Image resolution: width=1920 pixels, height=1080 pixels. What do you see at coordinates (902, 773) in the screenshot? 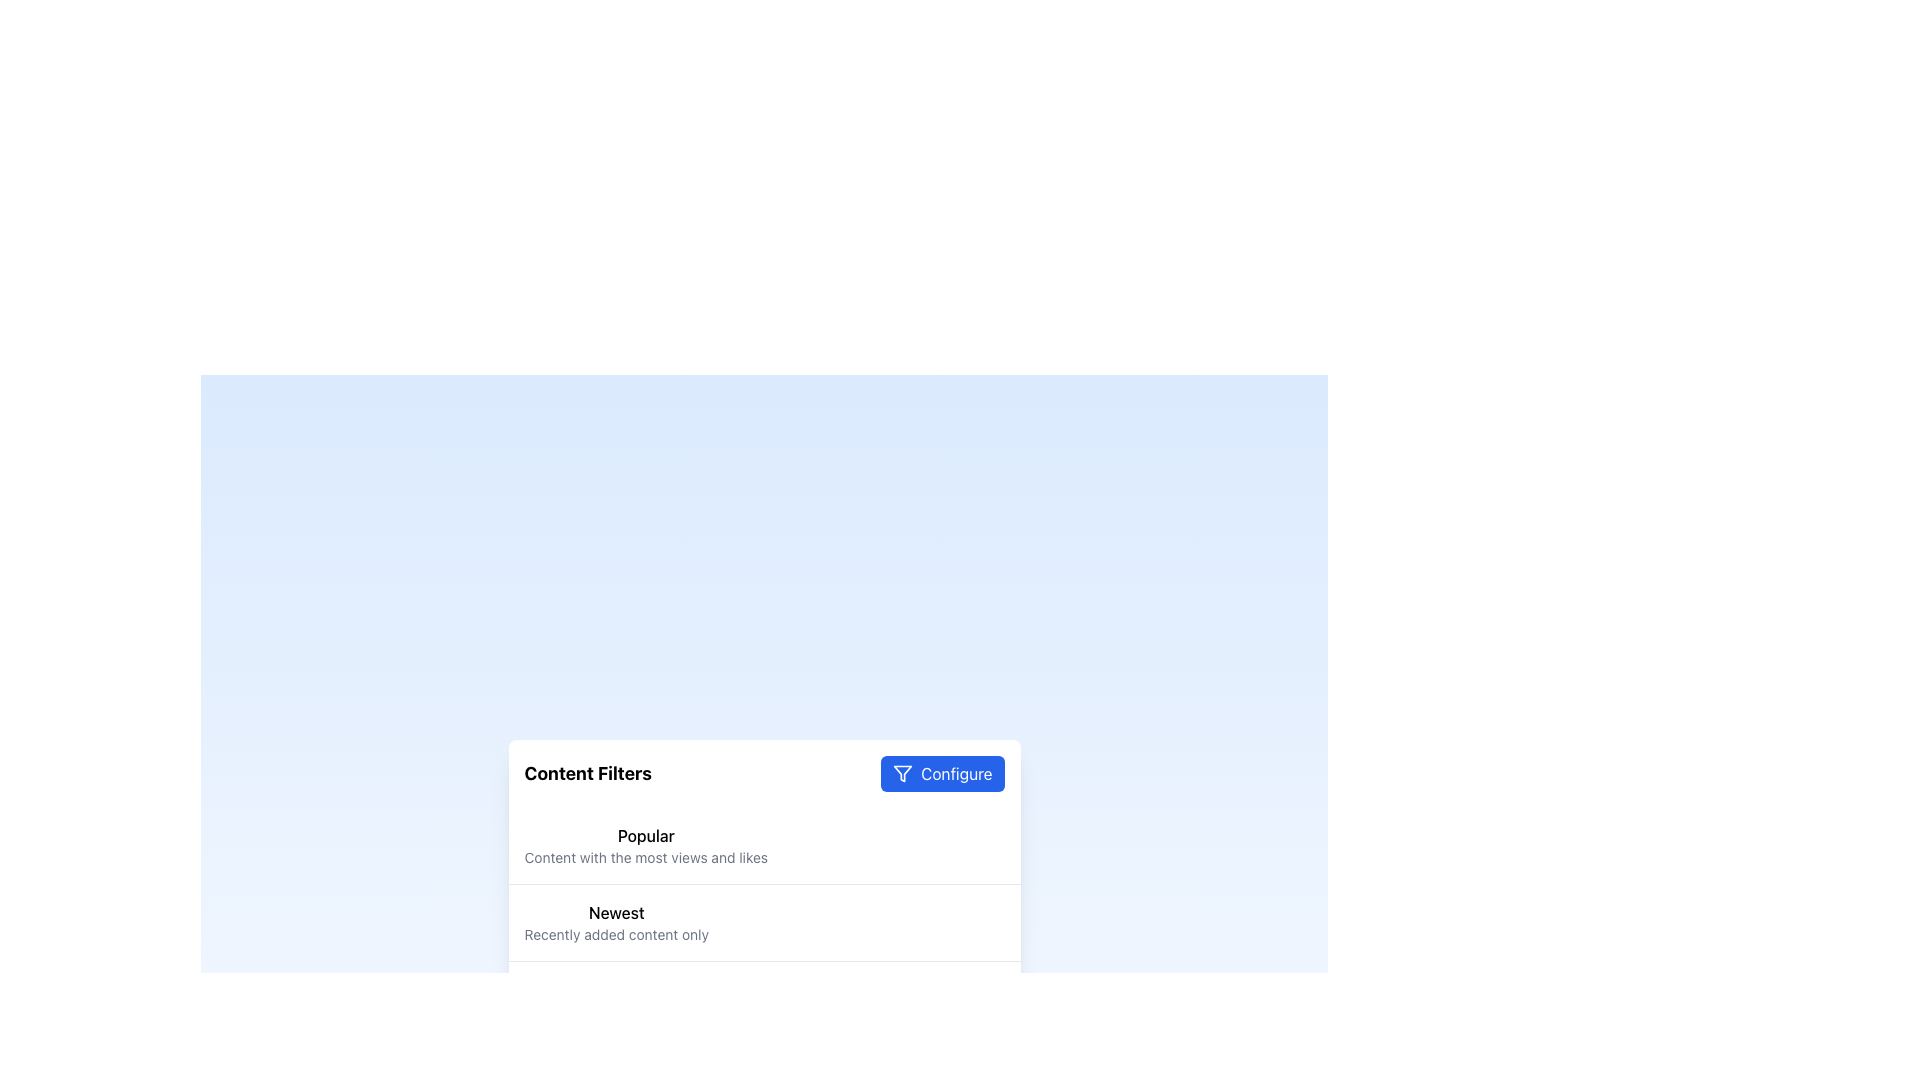
I see `the filter options icon located inside the blue rectangular button at the top-right corner of the 'Content Filters' card` at bounding box center [902, 773].